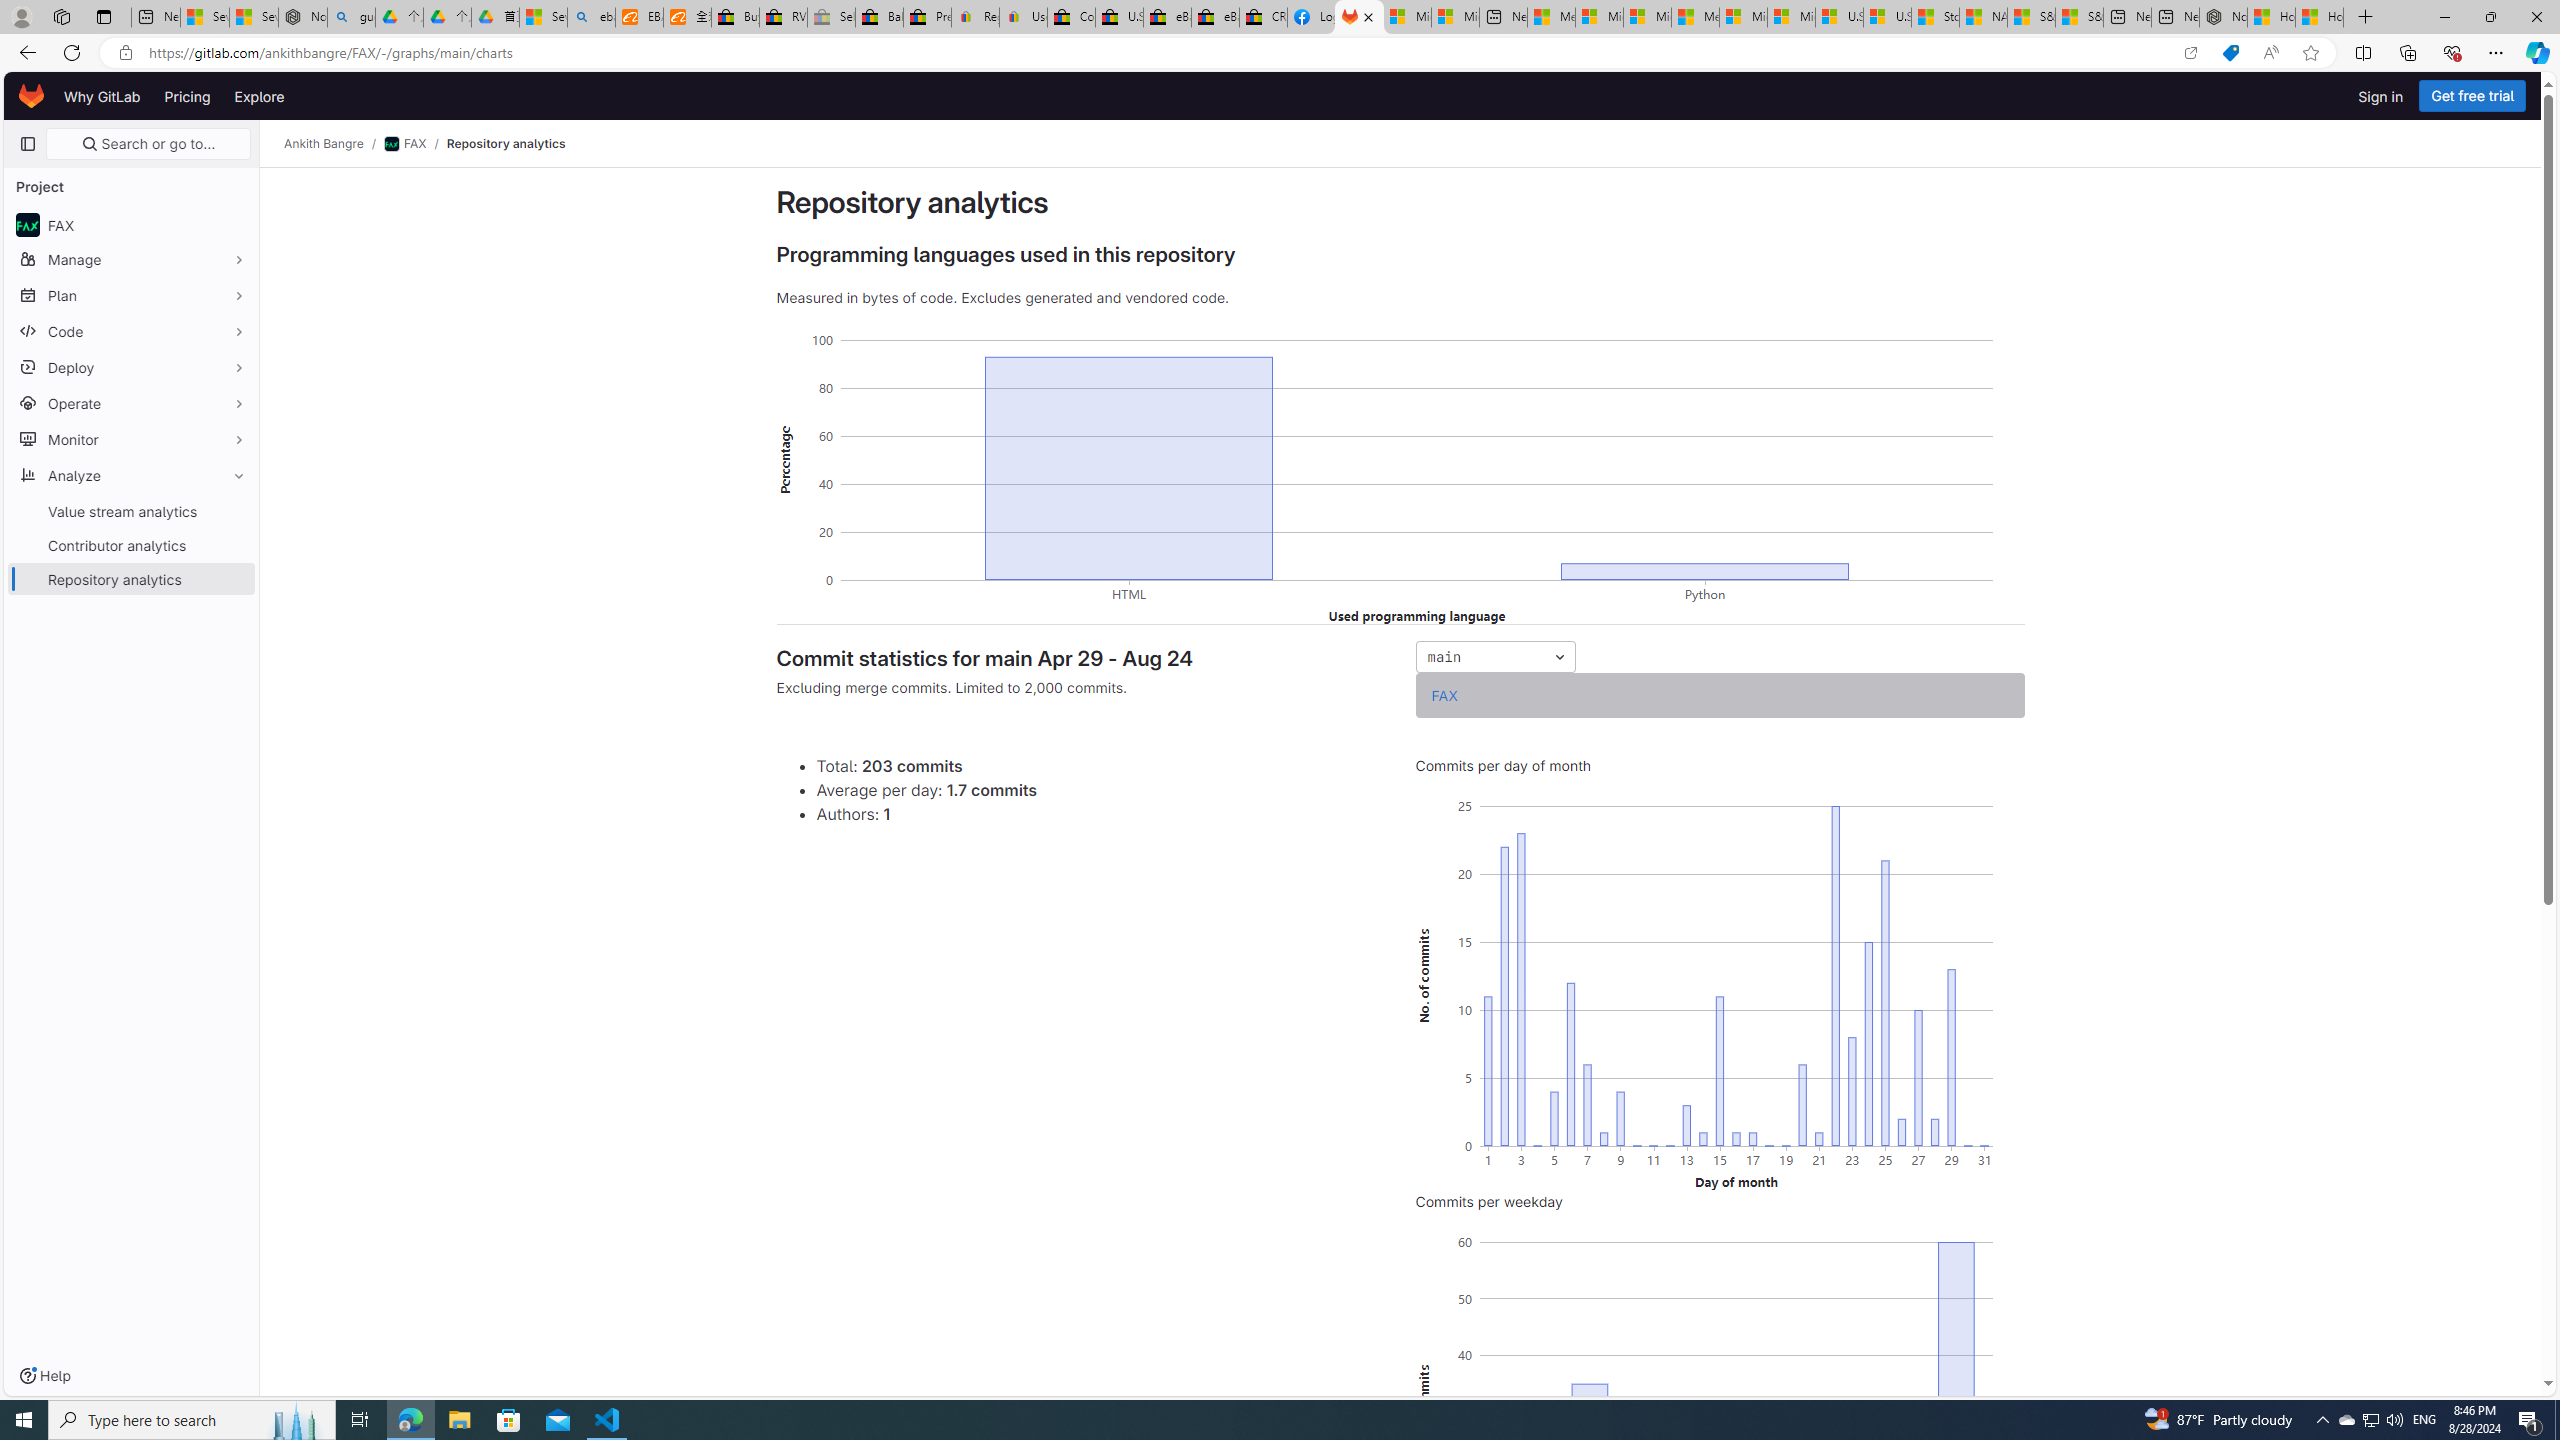  What do you see at coordinates (415, 143) in the screenshot?
I see `'FAX/'` at bounding box center [415, 143].